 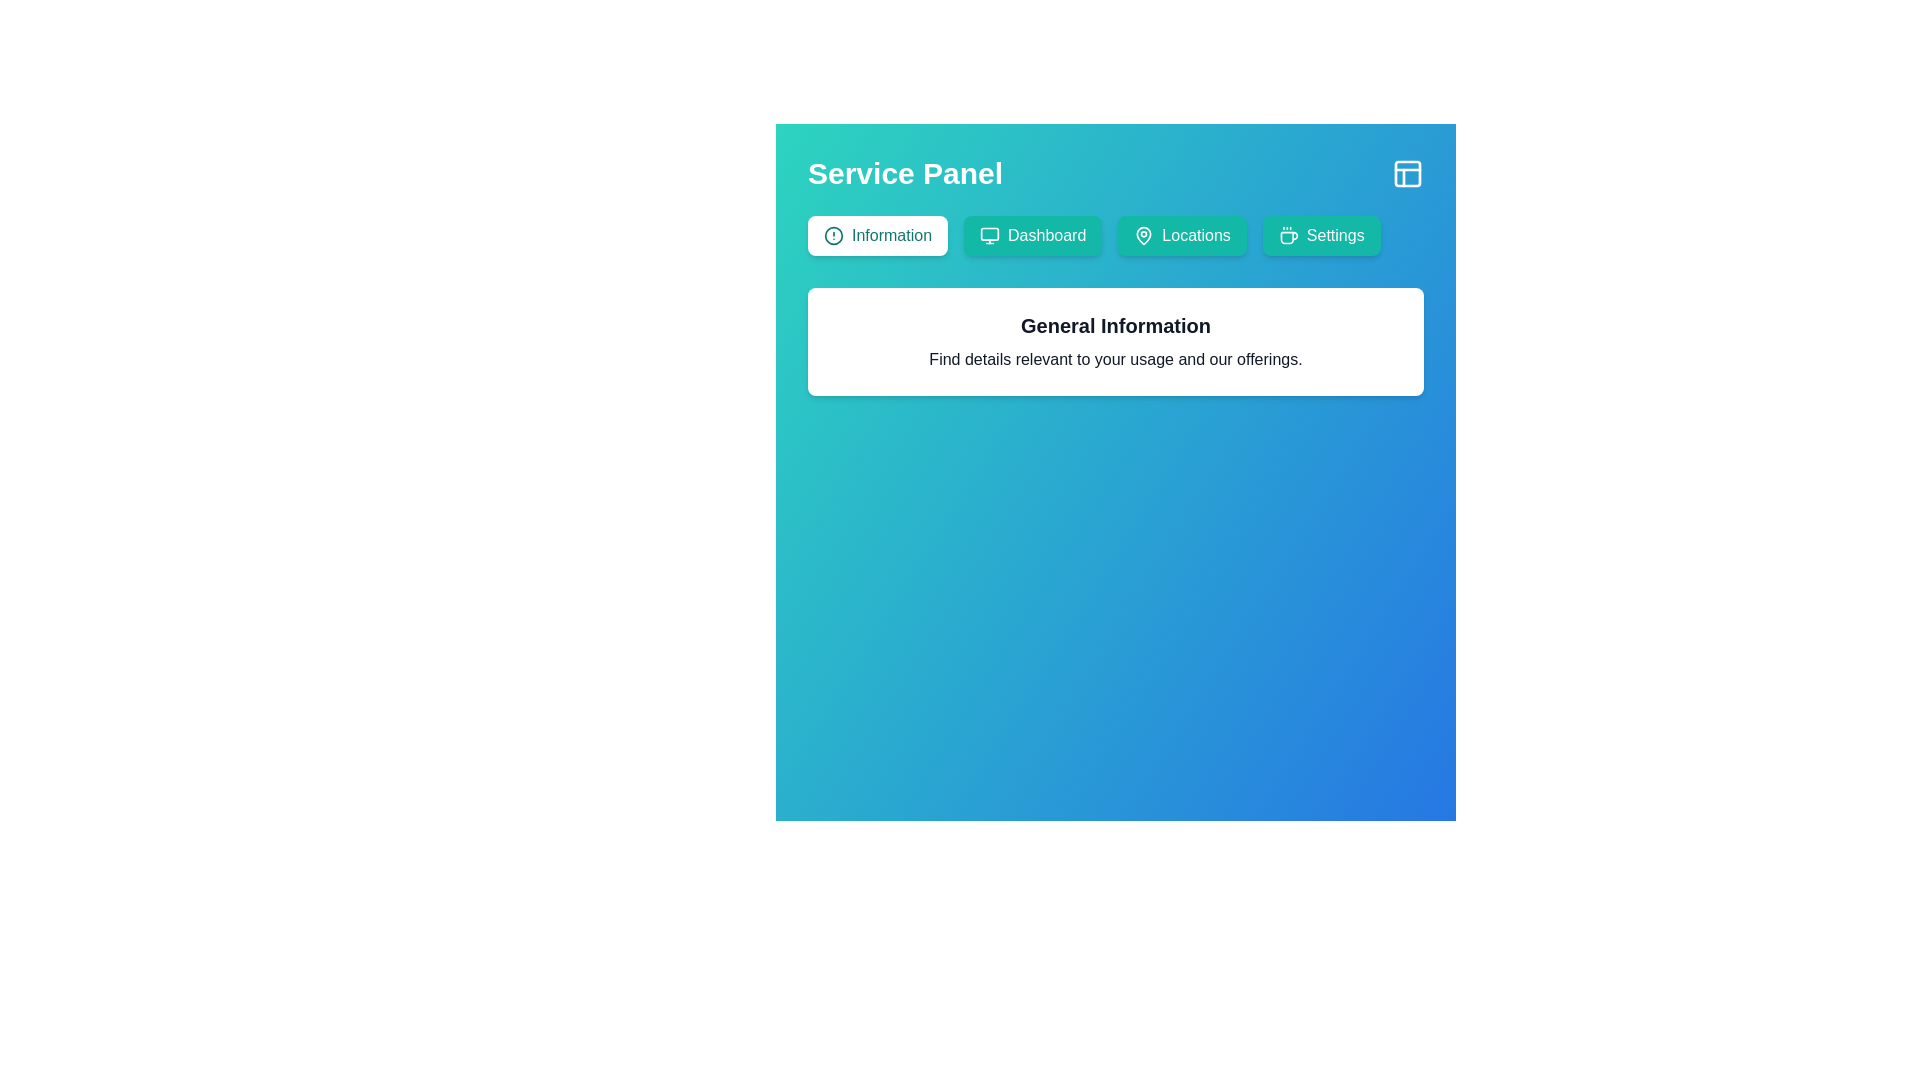 I want to click on the coffee cup icon with steam lines above it, located in the top navigation bar, as the fourth option in the 'Settings' group, so click(x=1288, y=234).